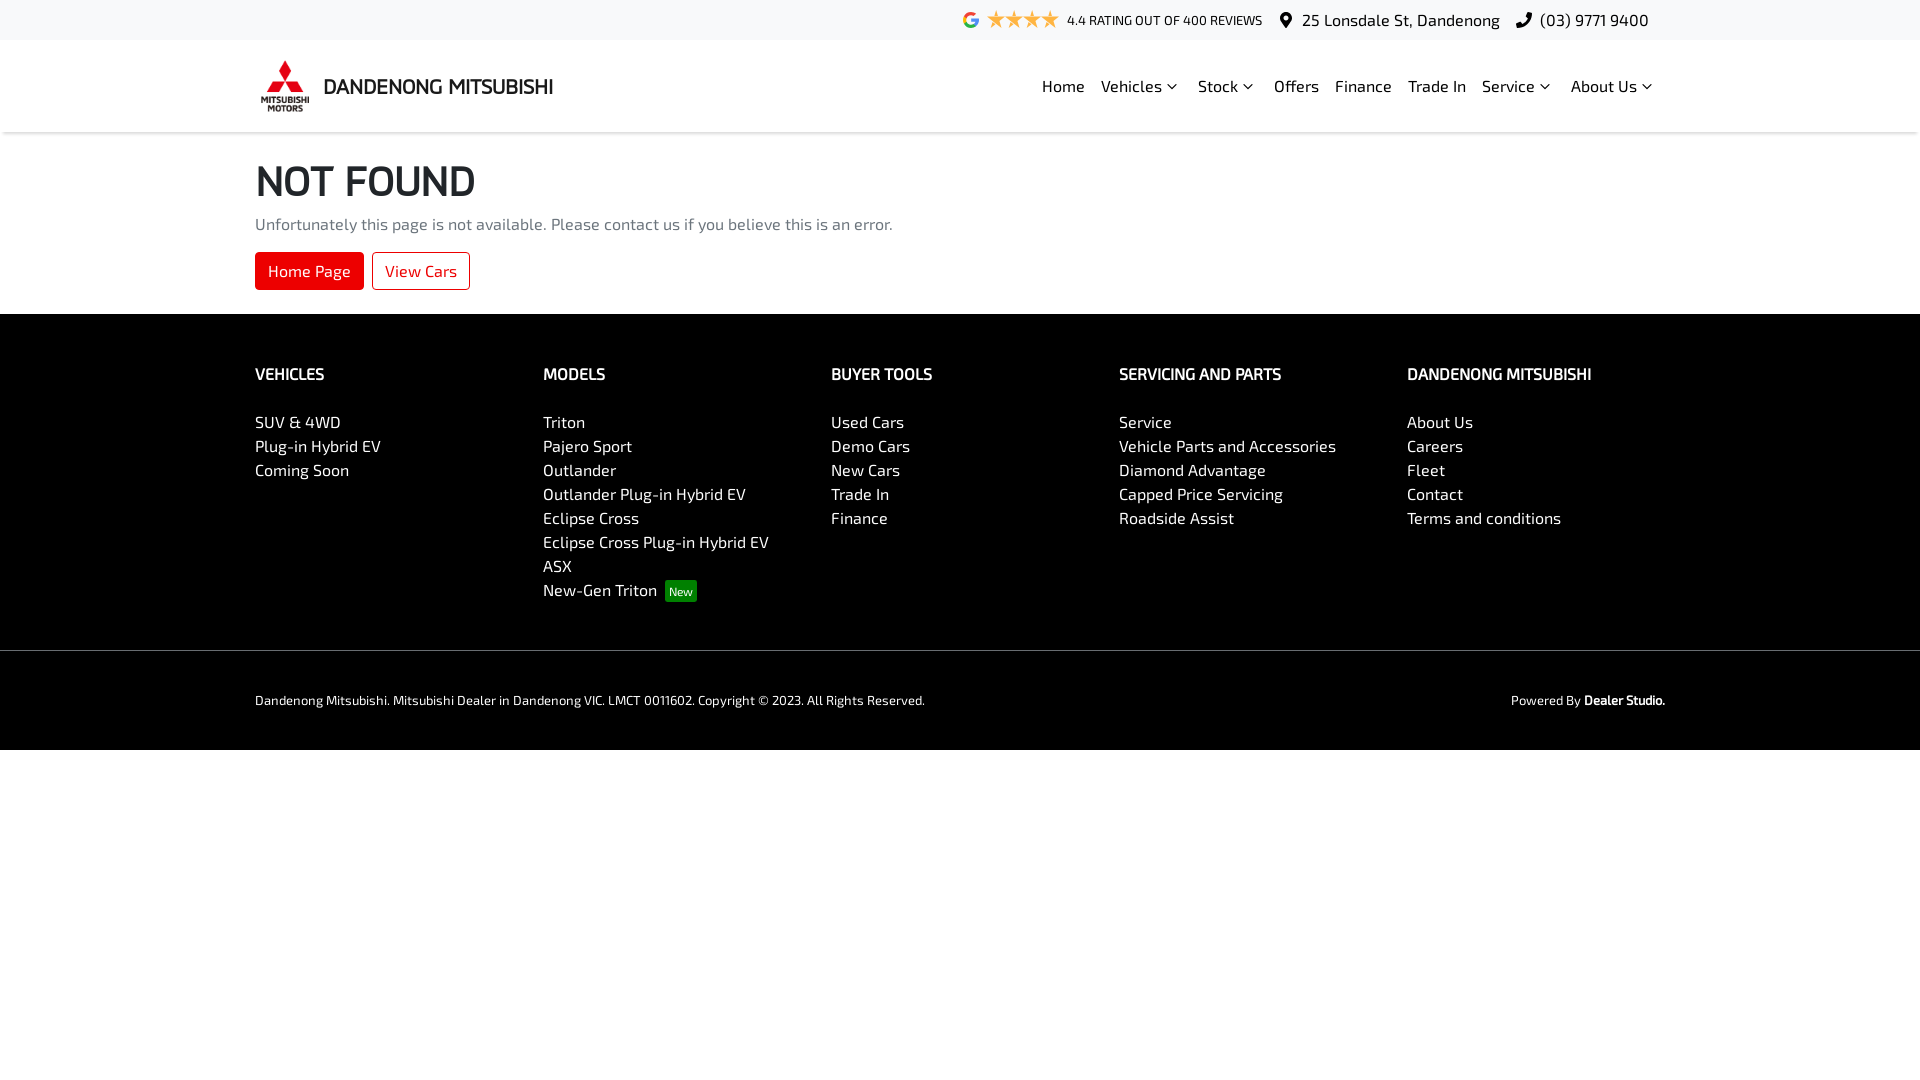 The image size is (1920, 1080). I want to click on 'View Cars', so click(420, 270).